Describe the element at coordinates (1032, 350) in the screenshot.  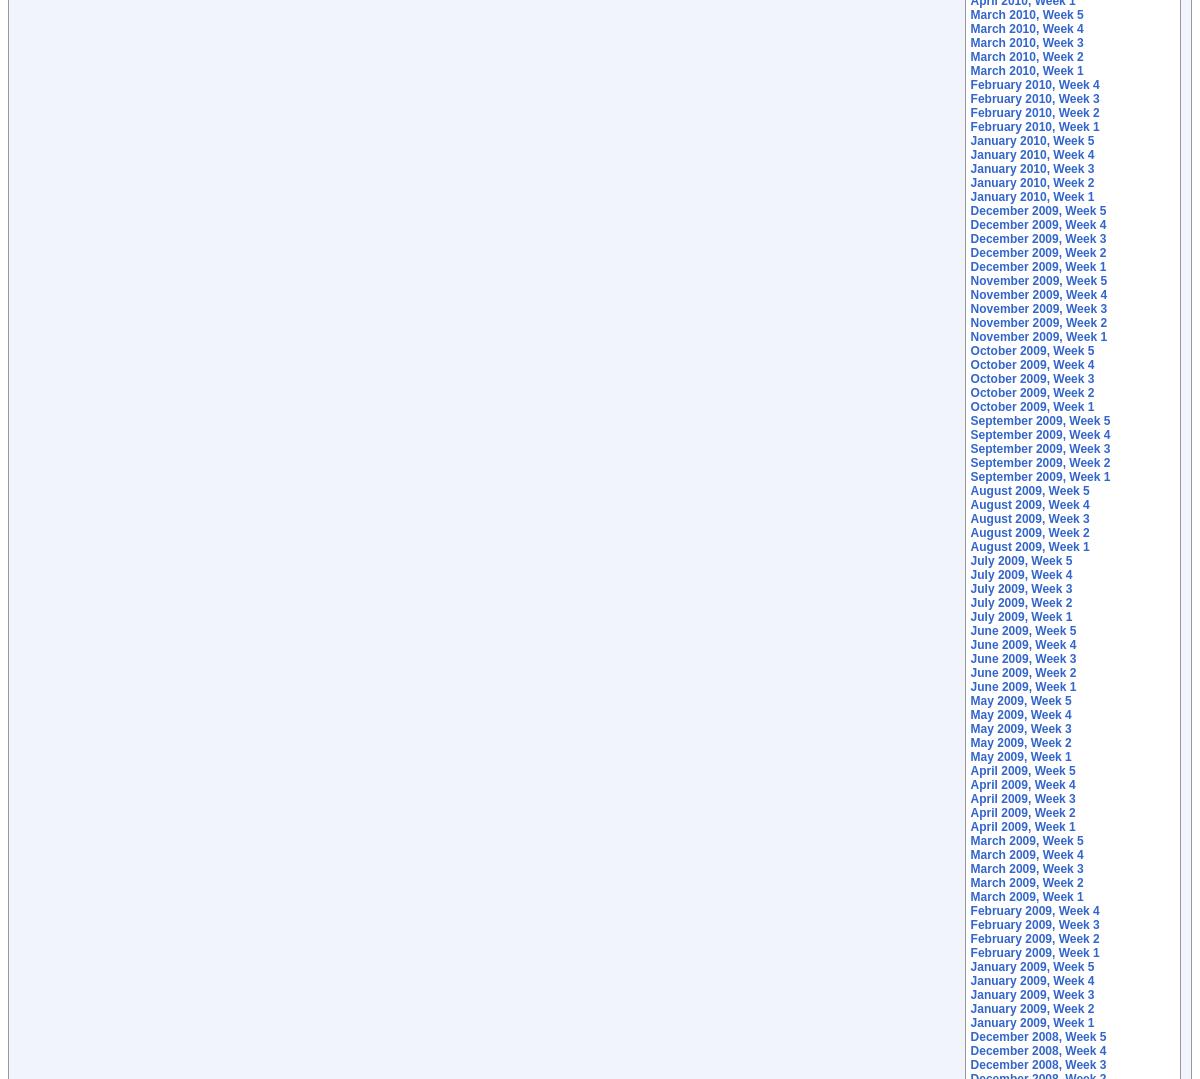
I see `'October 2009, Week 5'` at that location.